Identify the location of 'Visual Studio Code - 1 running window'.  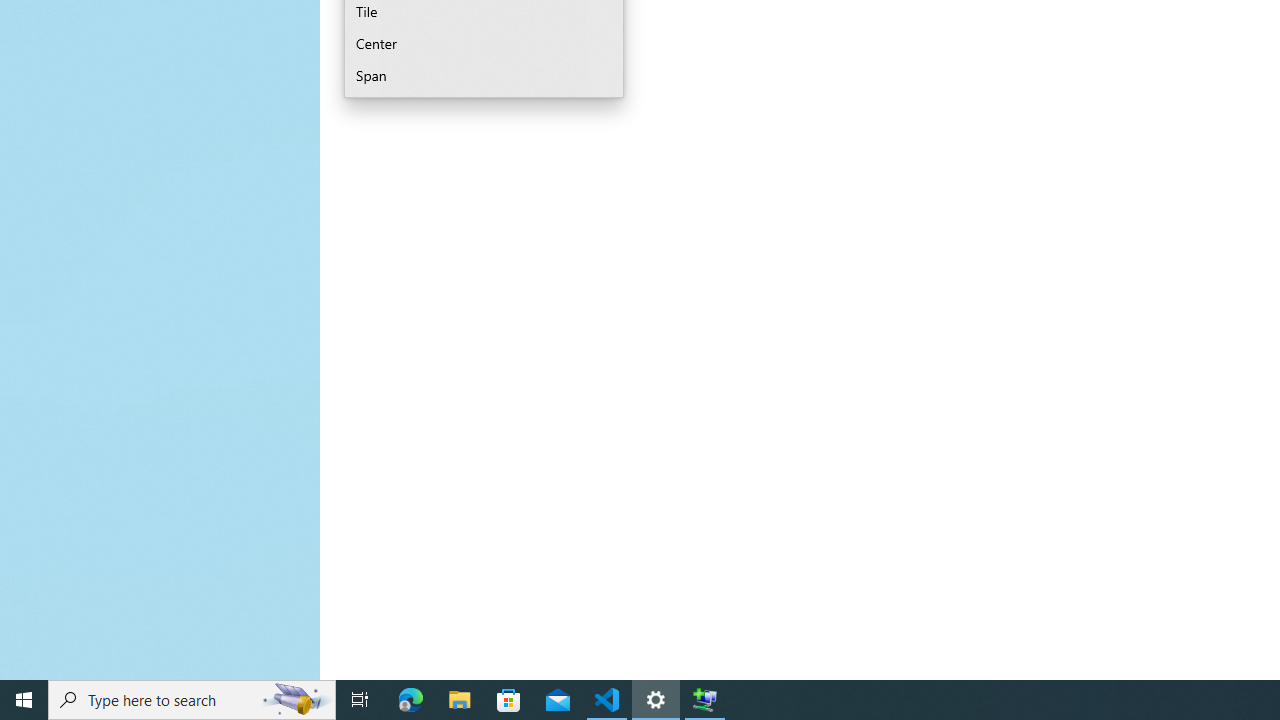
(606, 698).